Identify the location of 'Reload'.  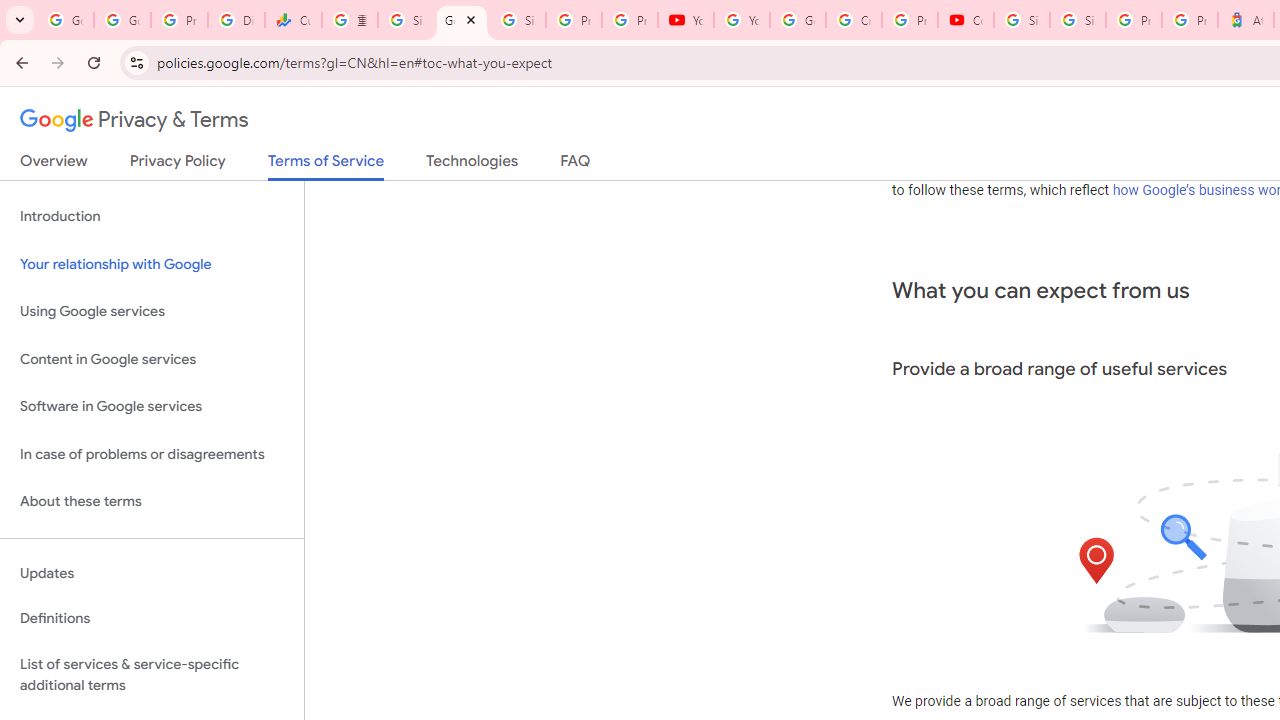
(93, 61).